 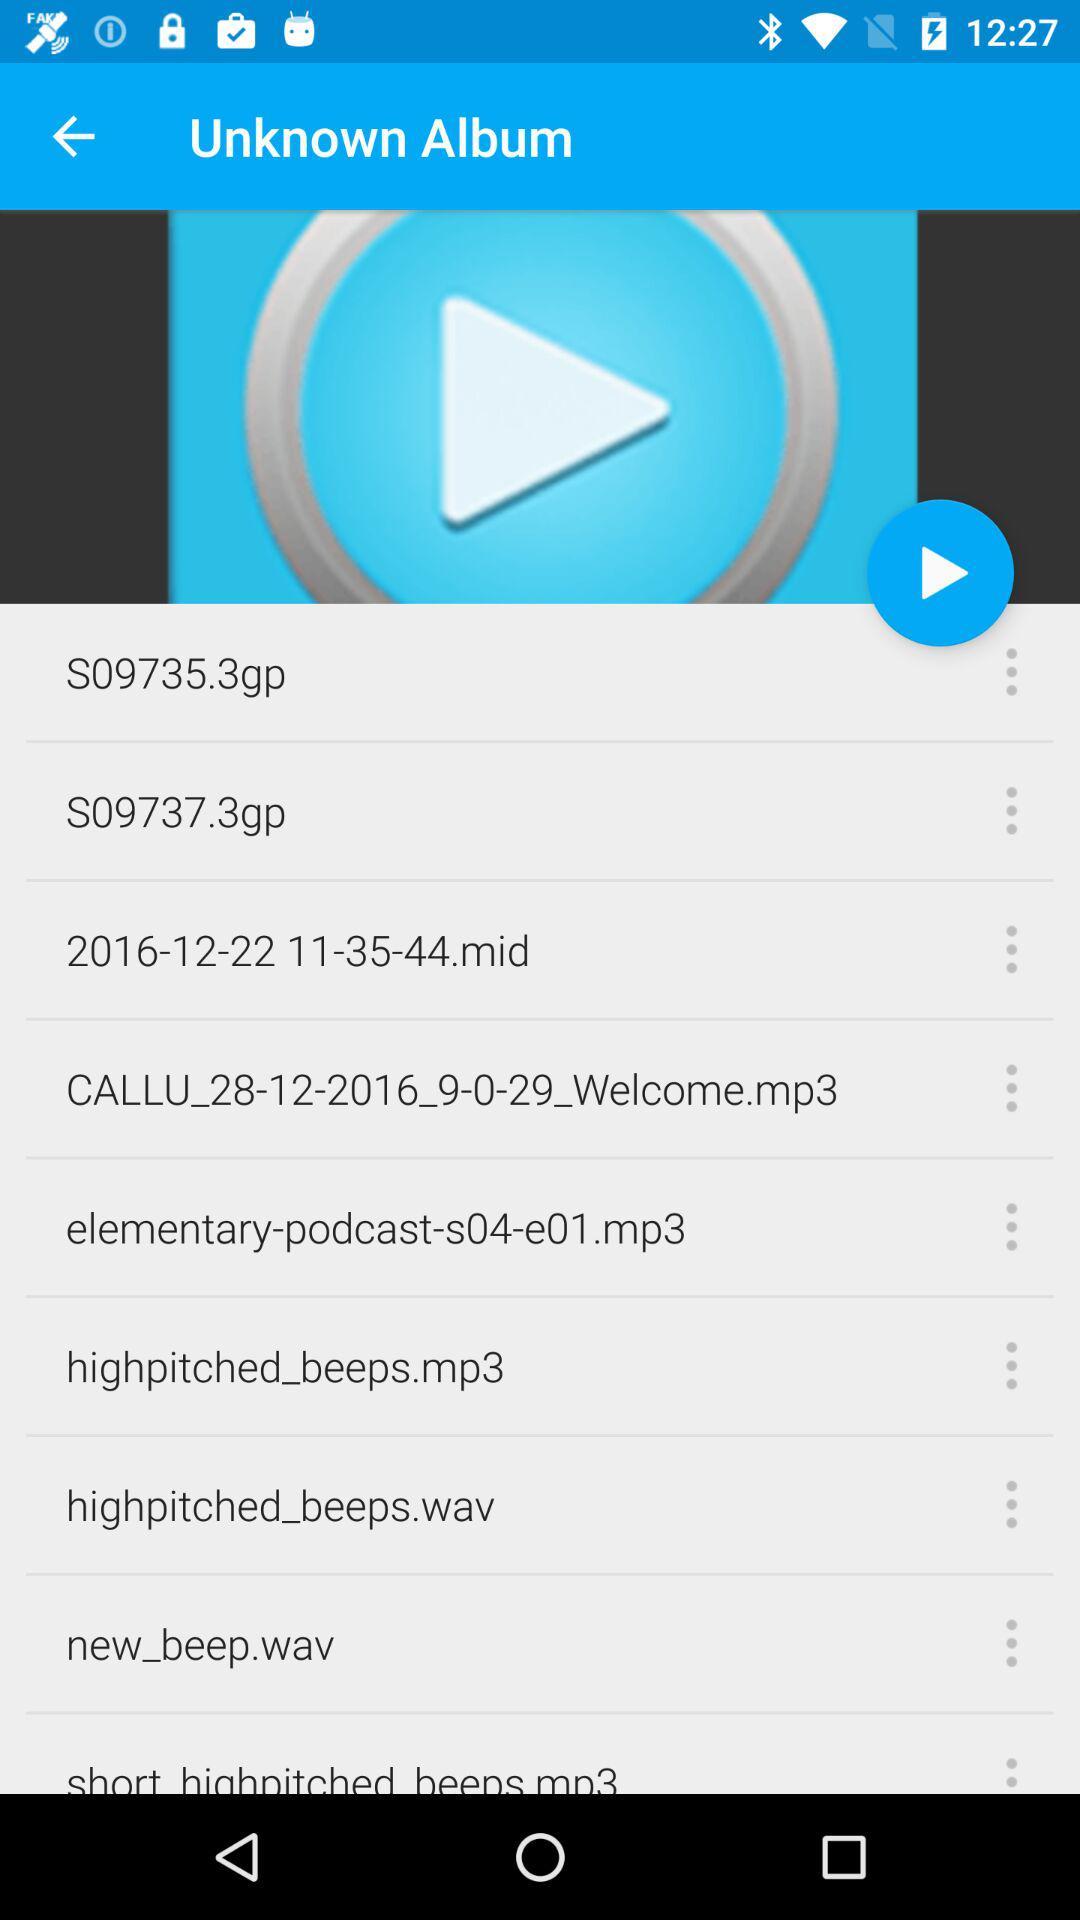 What do you see at coordinates (940, 571) in the screenshot?
I see `item next to s09735.3gp` at bounding box center [940, 571].